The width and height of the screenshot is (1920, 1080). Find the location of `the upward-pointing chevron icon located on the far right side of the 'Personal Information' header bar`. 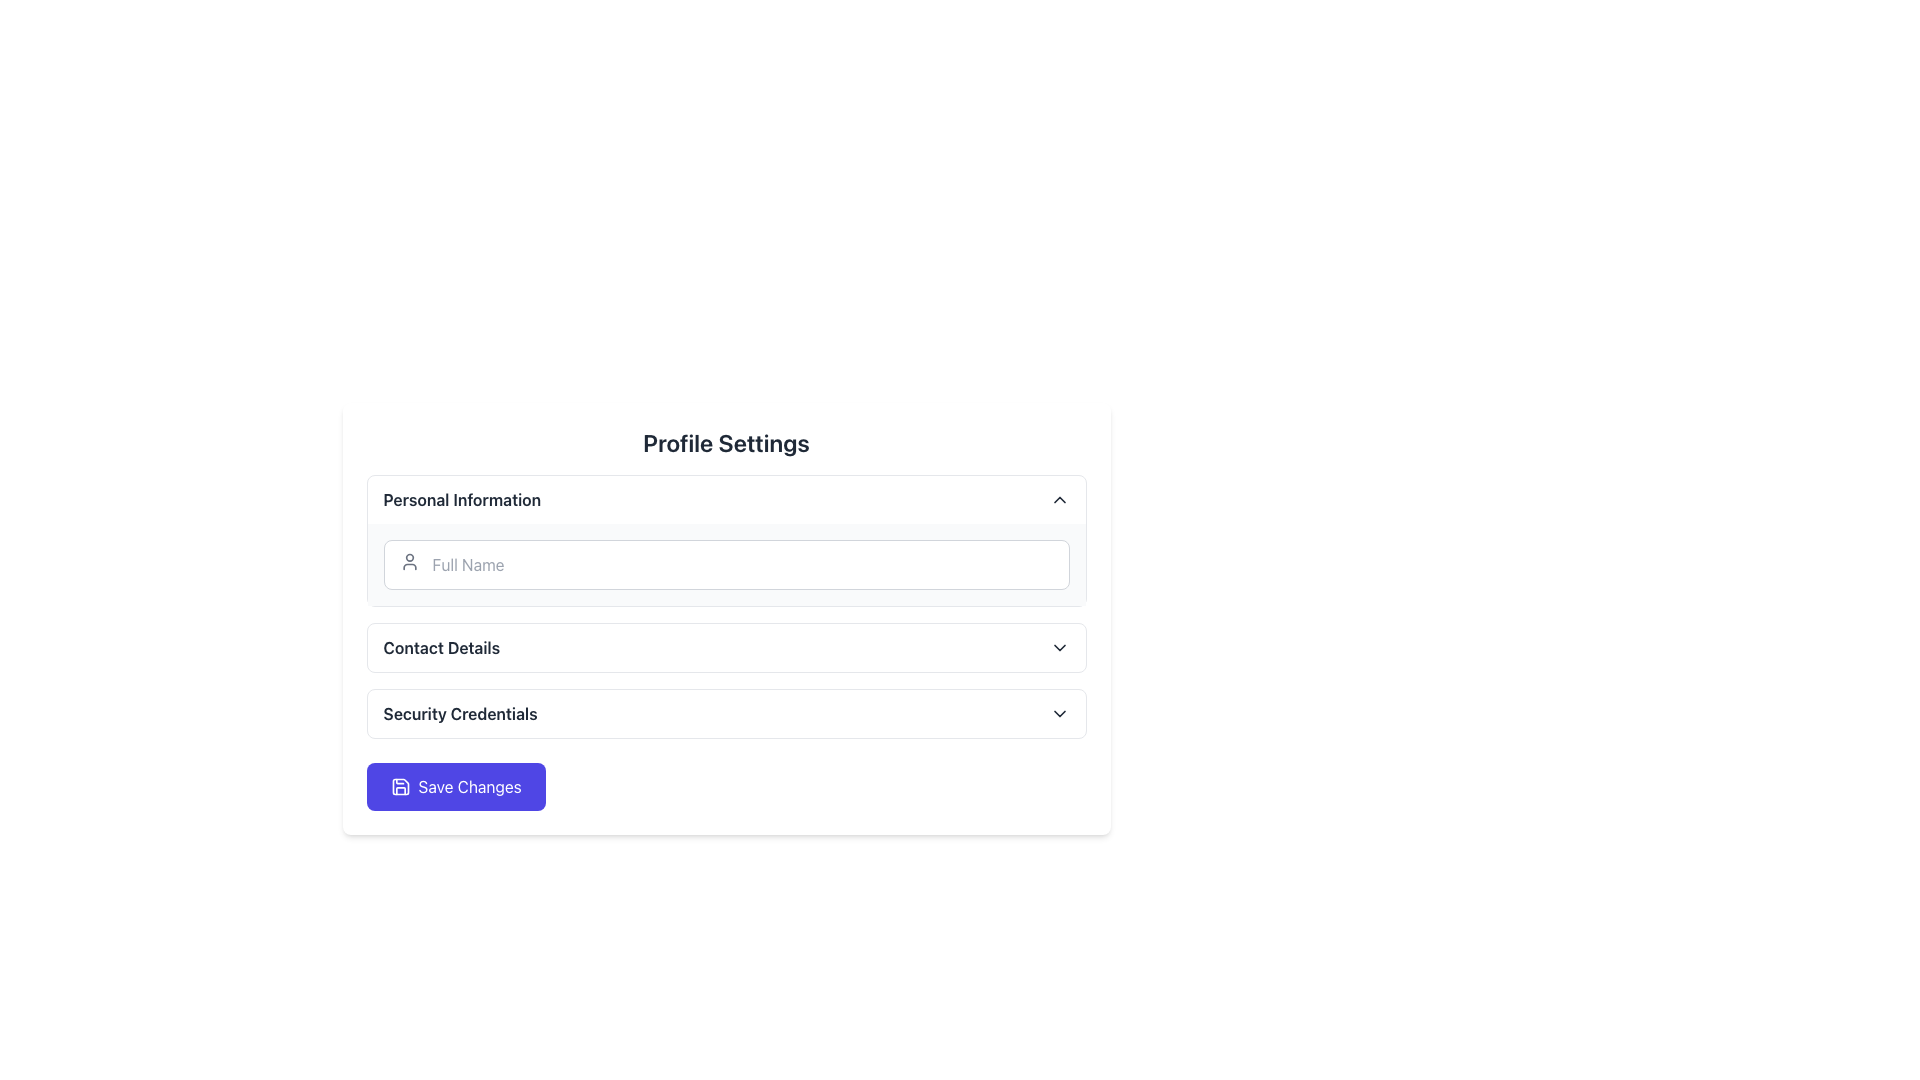

the upward-pointing chevron icon located on the far right side of the 'Personal Information' header bar is located at coordinates (1058, 499).